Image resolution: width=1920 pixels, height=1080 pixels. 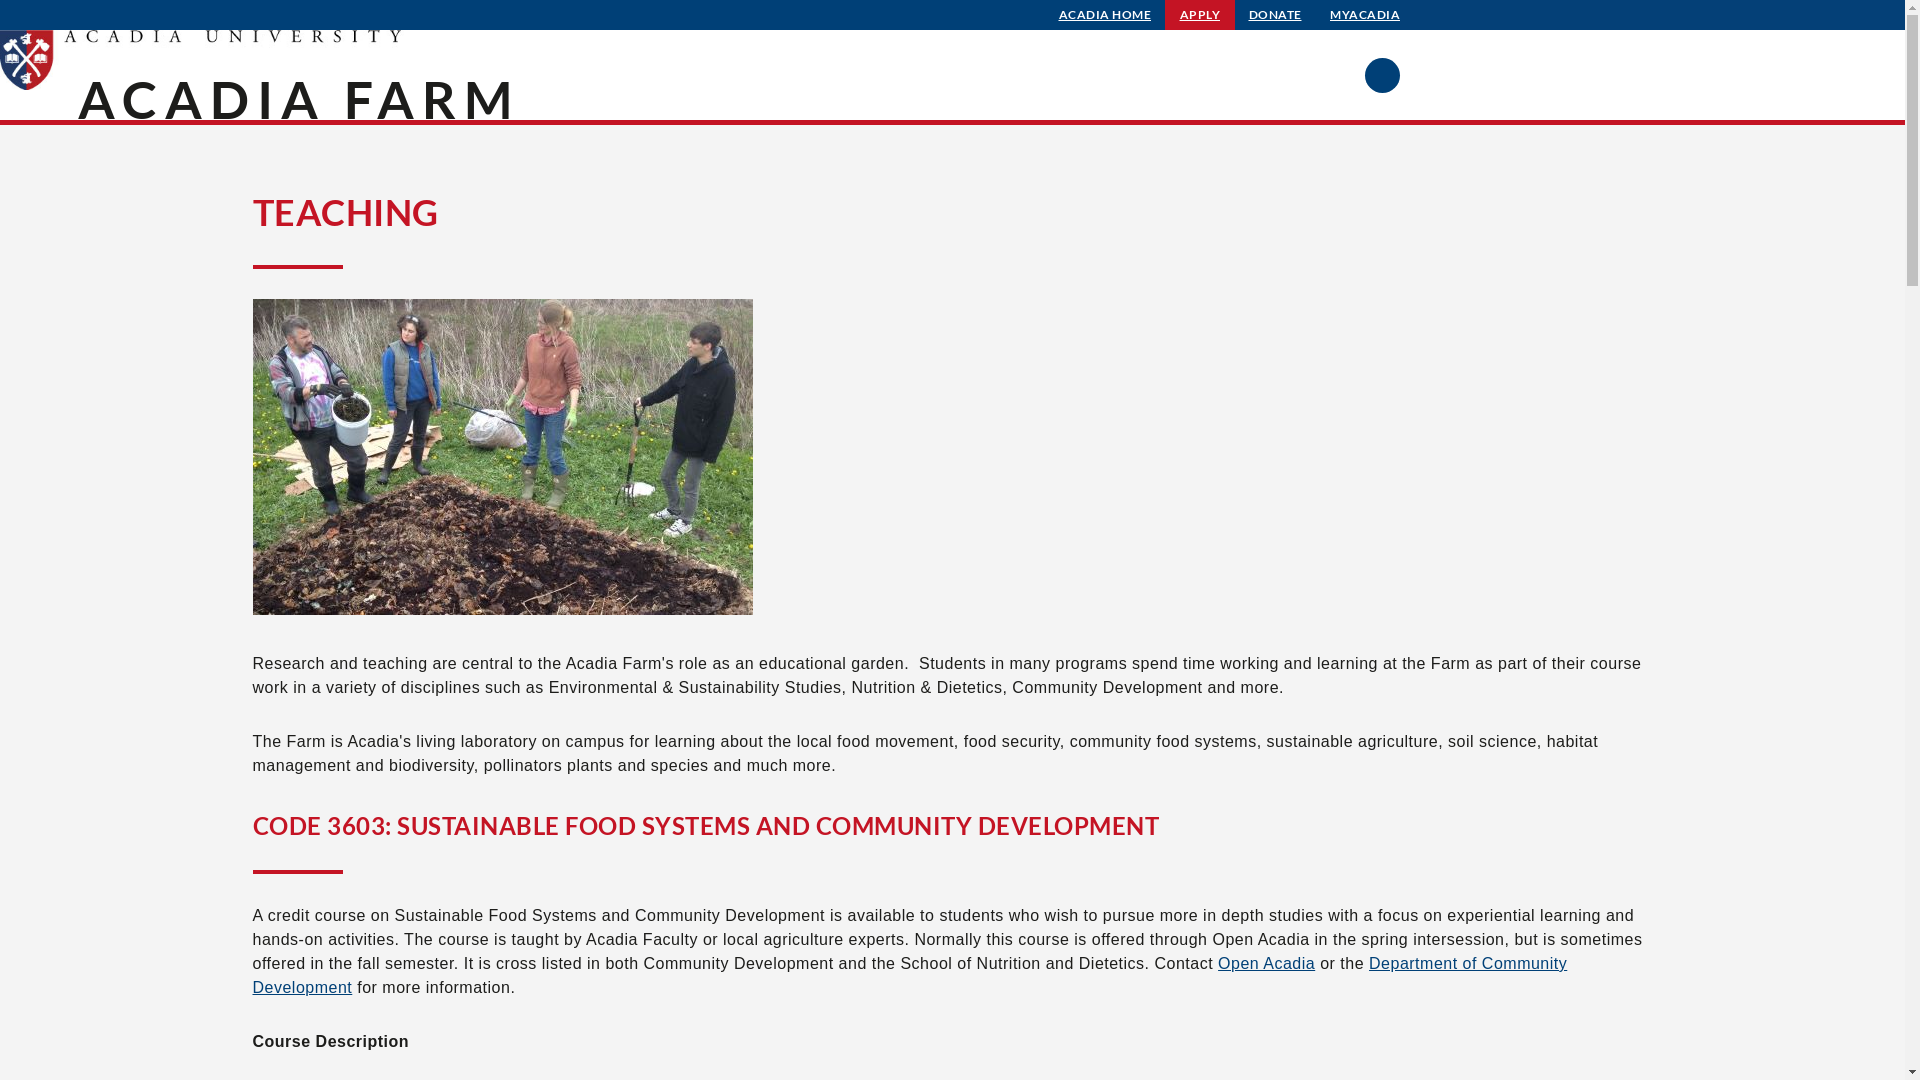 What do you see at coordinates (908, 974) in the screenshot?
I see `'Department of Community Development'` at bounding box center [908, 974].